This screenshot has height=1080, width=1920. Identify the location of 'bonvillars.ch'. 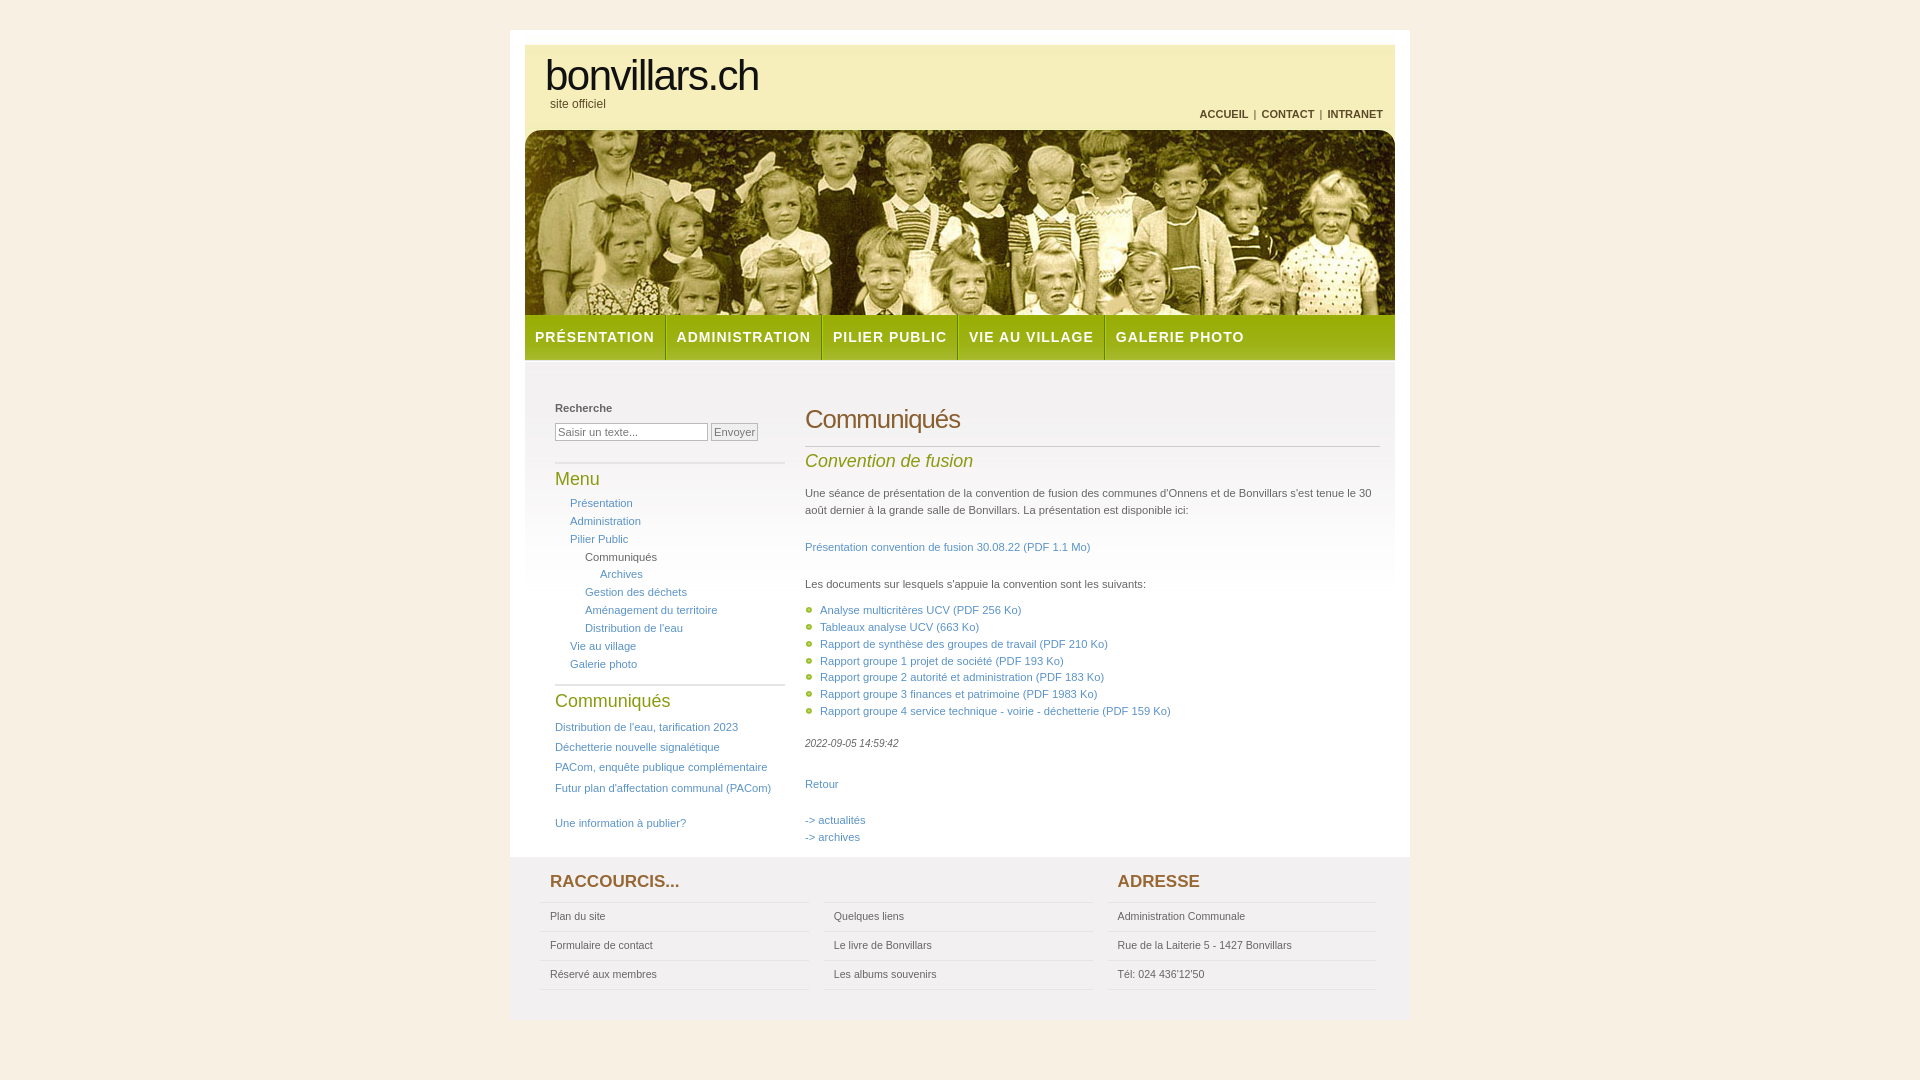
(545, 75).